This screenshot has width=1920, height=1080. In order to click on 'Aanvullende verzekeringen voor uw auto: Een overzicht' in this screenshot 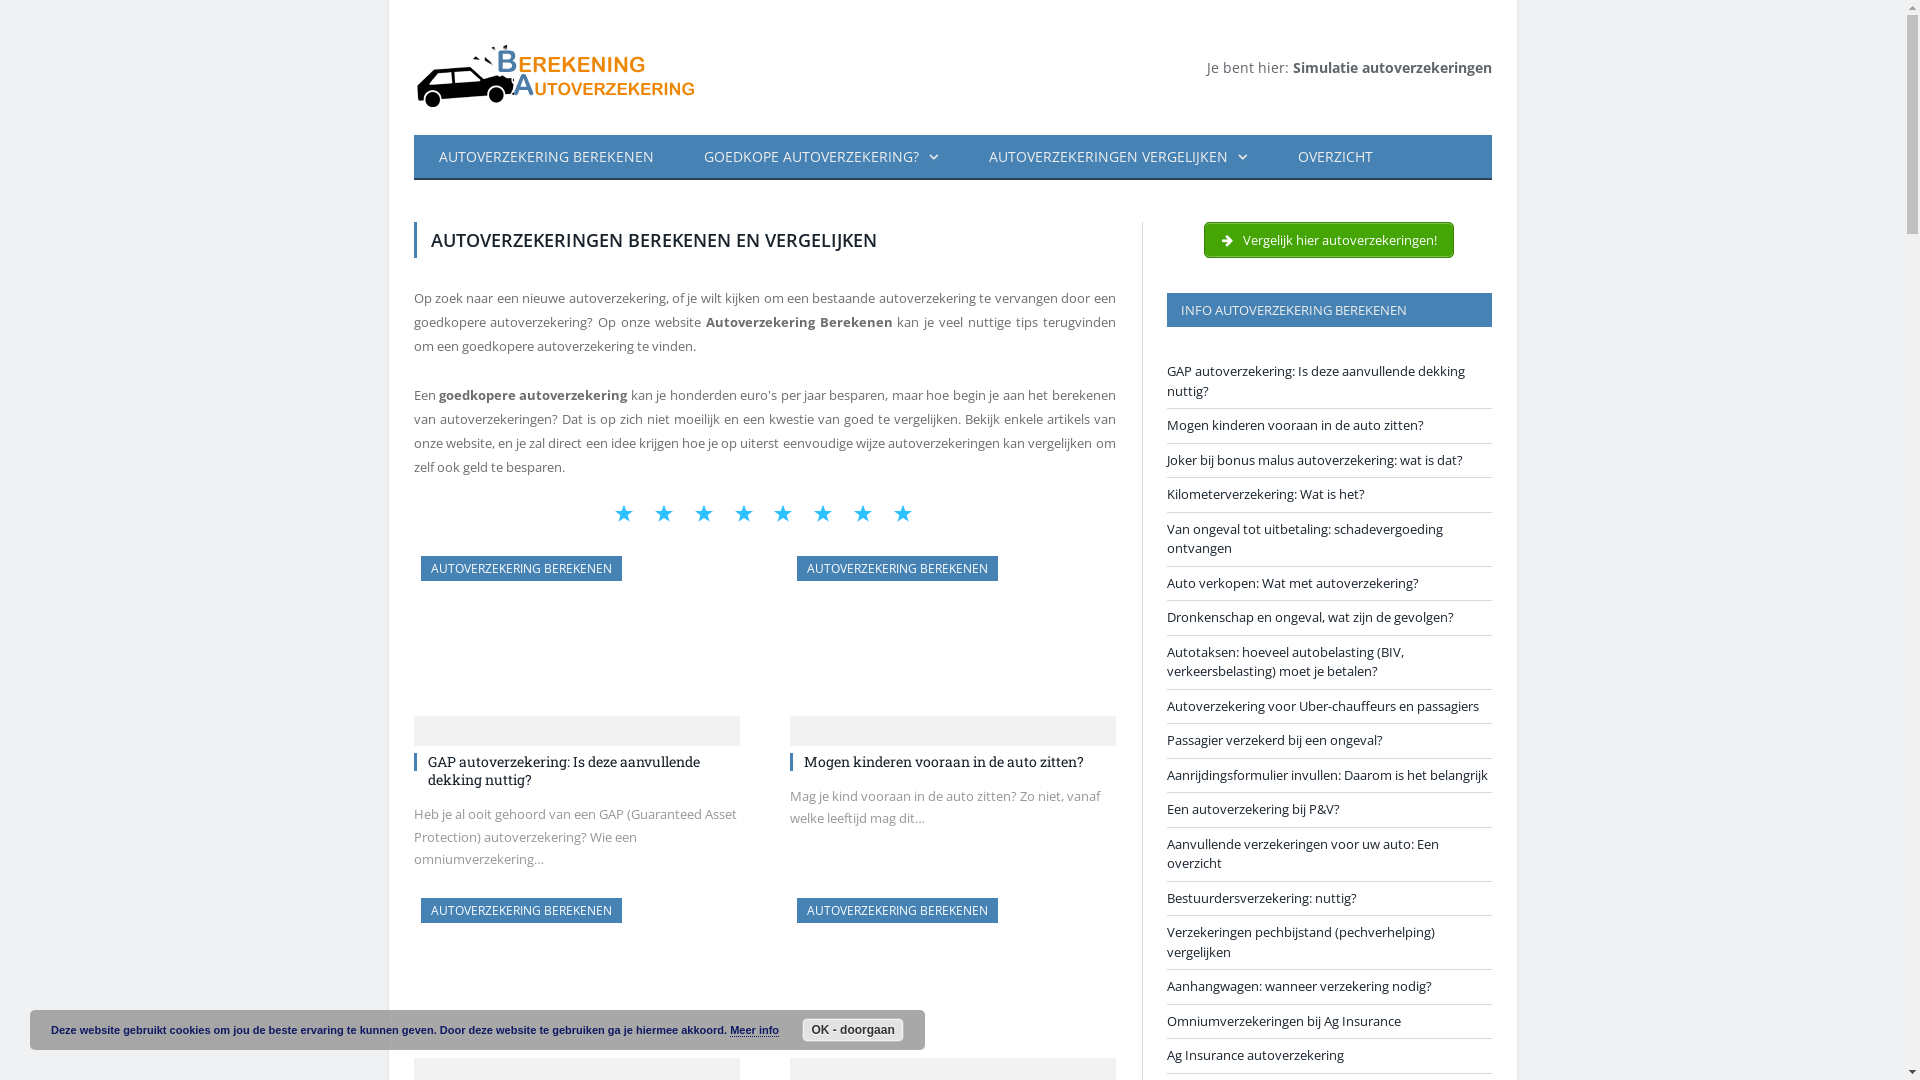, I will do `click(1301, 852)`.